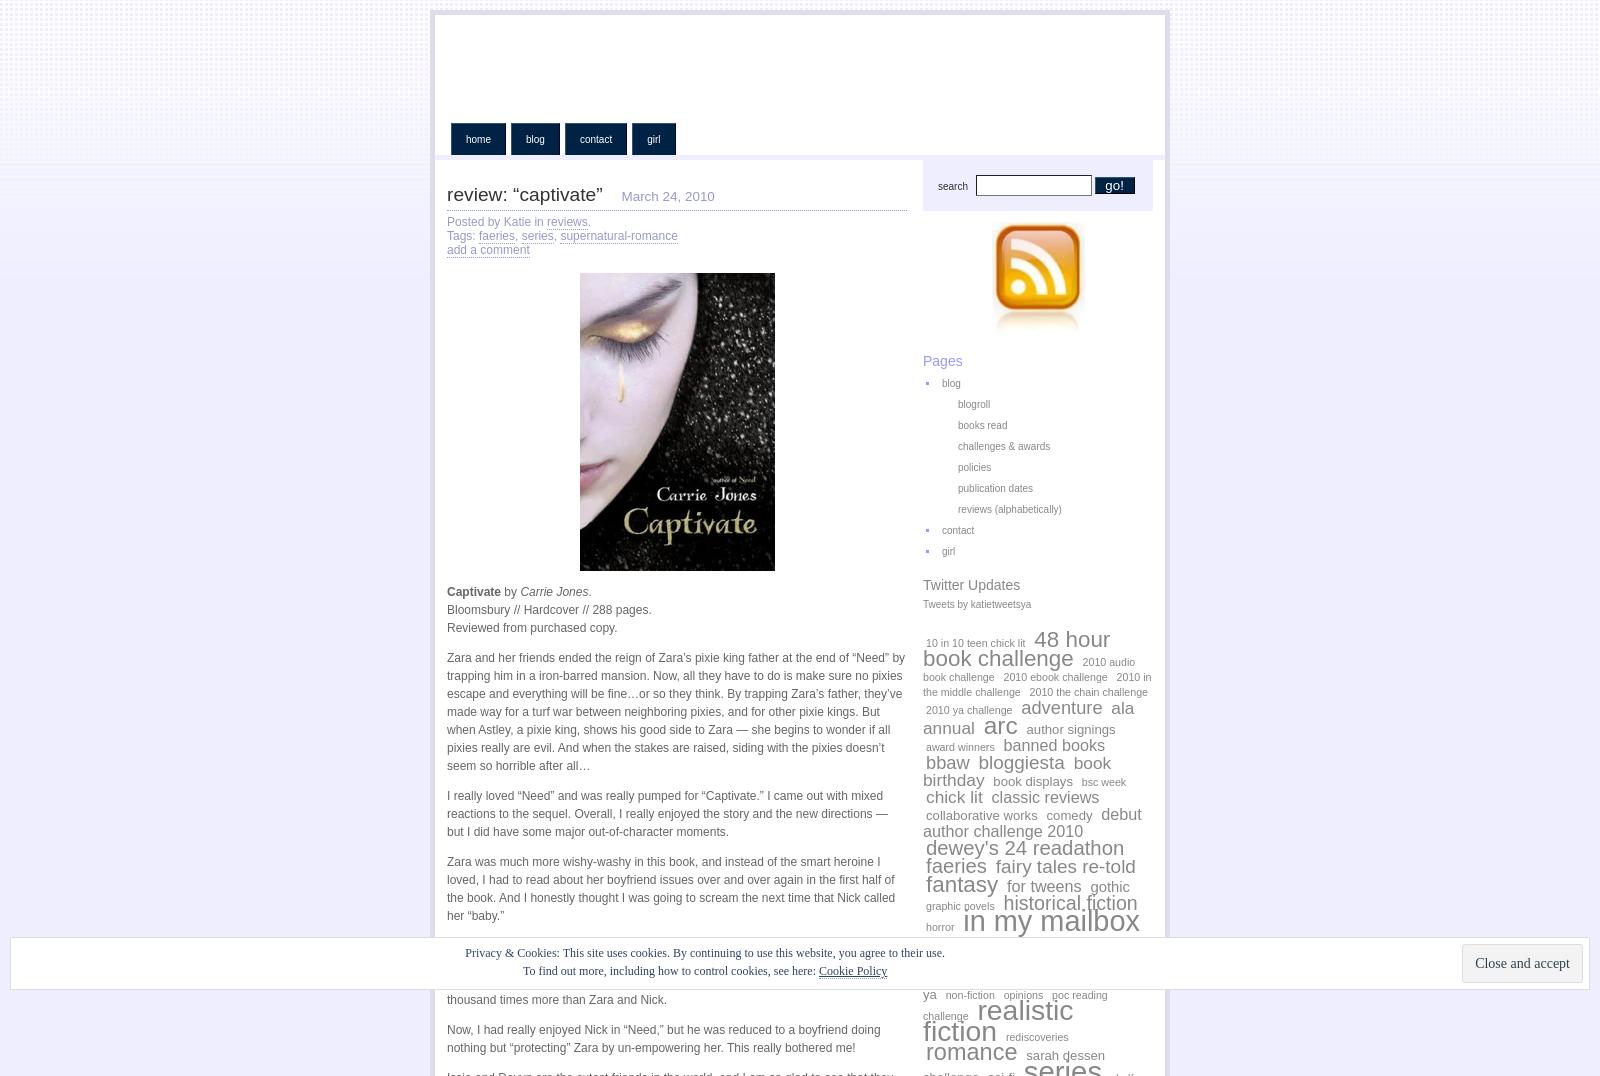 The height and width of the screenshot is (1076, 1600). Describe the element at coordinates (994, 487) in the screenshot. I see `'publication dates'` at that location.